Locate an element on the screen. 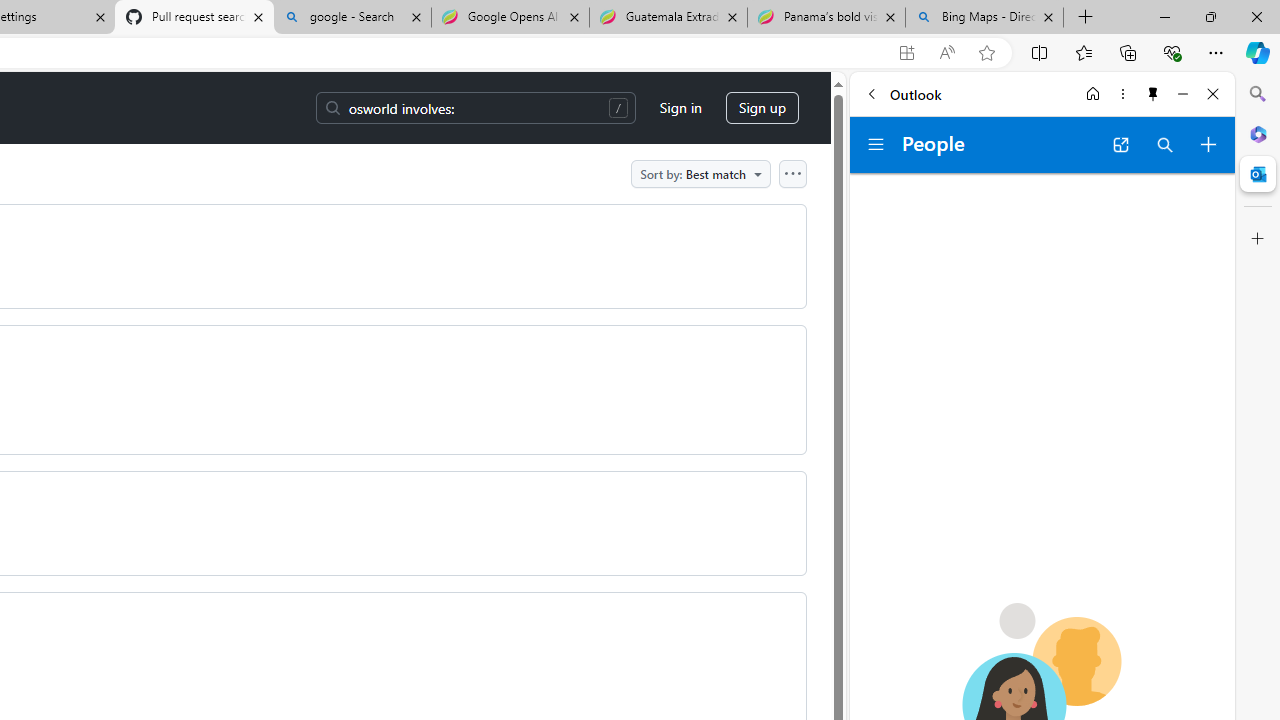 This screenshot has height=720, width=1280. 'Open column options' is located at coordinates (791, 172).